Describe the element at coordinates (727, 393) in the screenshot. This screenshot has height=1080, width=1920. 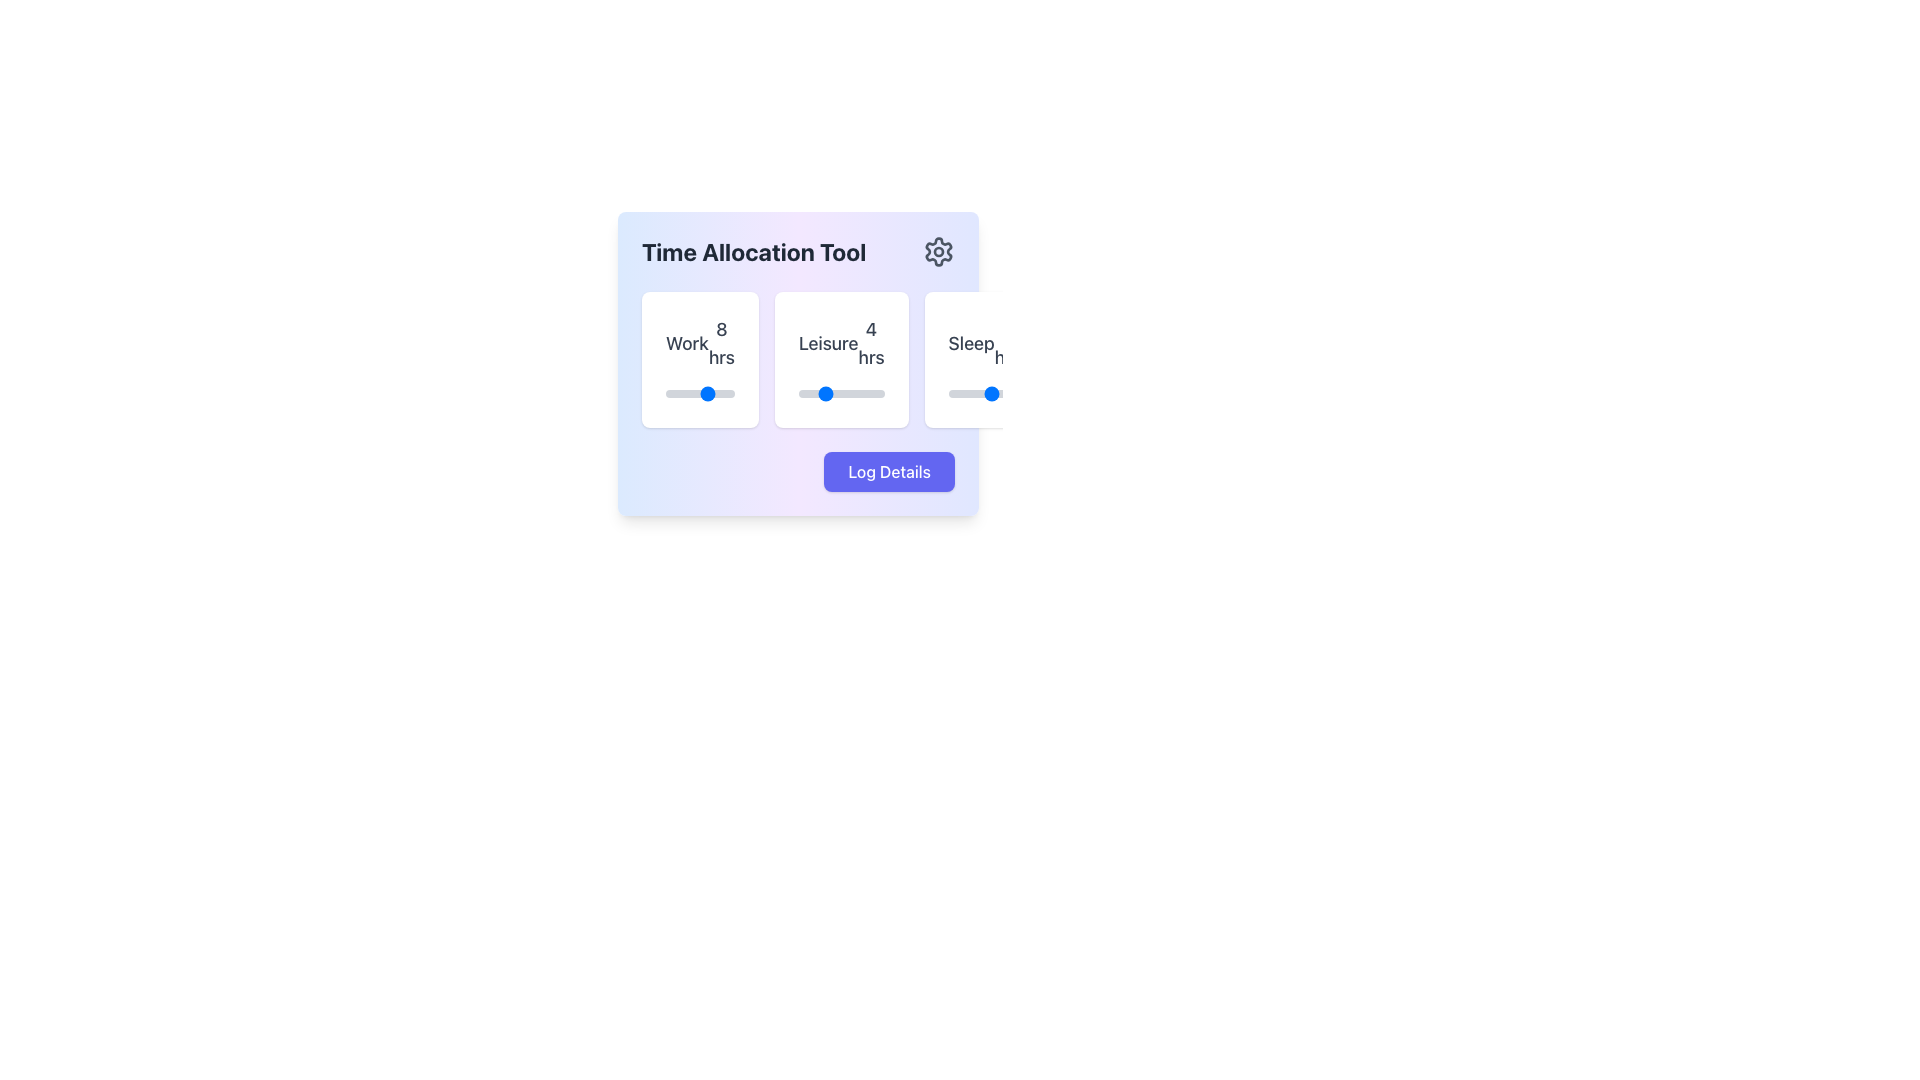
I see `work hours` at that location.